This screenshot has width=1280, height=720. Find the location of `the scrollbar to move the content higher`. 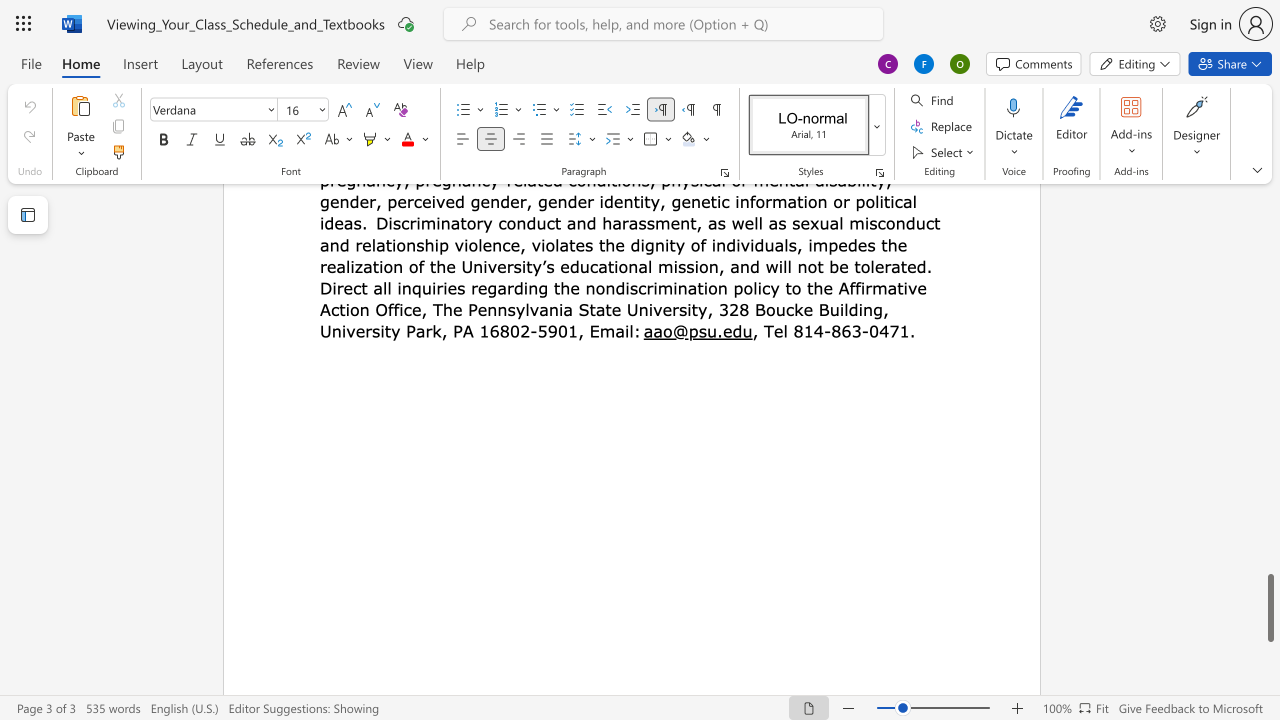

the scrollbar to move the content higher is located at coordinates (1269, 470).